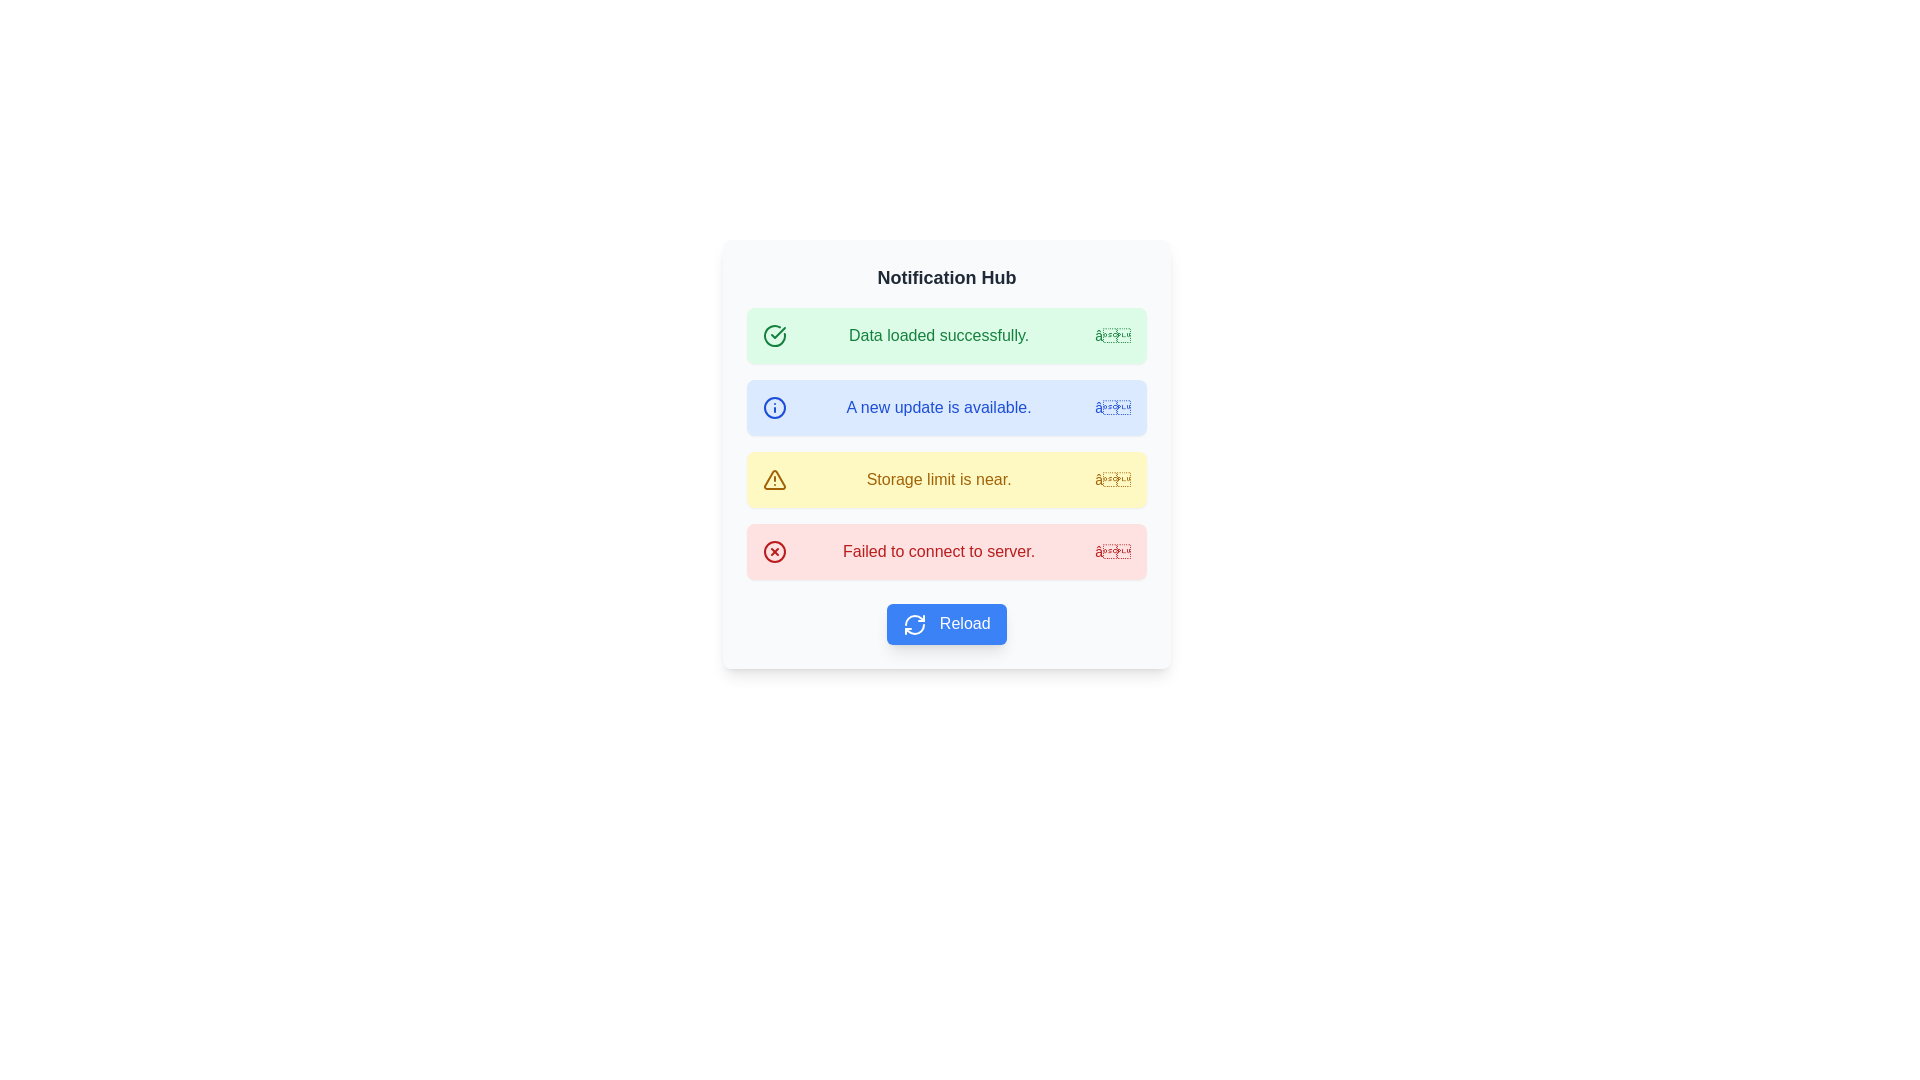 The width and height of the screenshot is (1920, 1080). I want to click on the blue rectangular 'Reload' button with rounded corners, located centrally below the notification items, to activate its hover style change, so click(945, 623).